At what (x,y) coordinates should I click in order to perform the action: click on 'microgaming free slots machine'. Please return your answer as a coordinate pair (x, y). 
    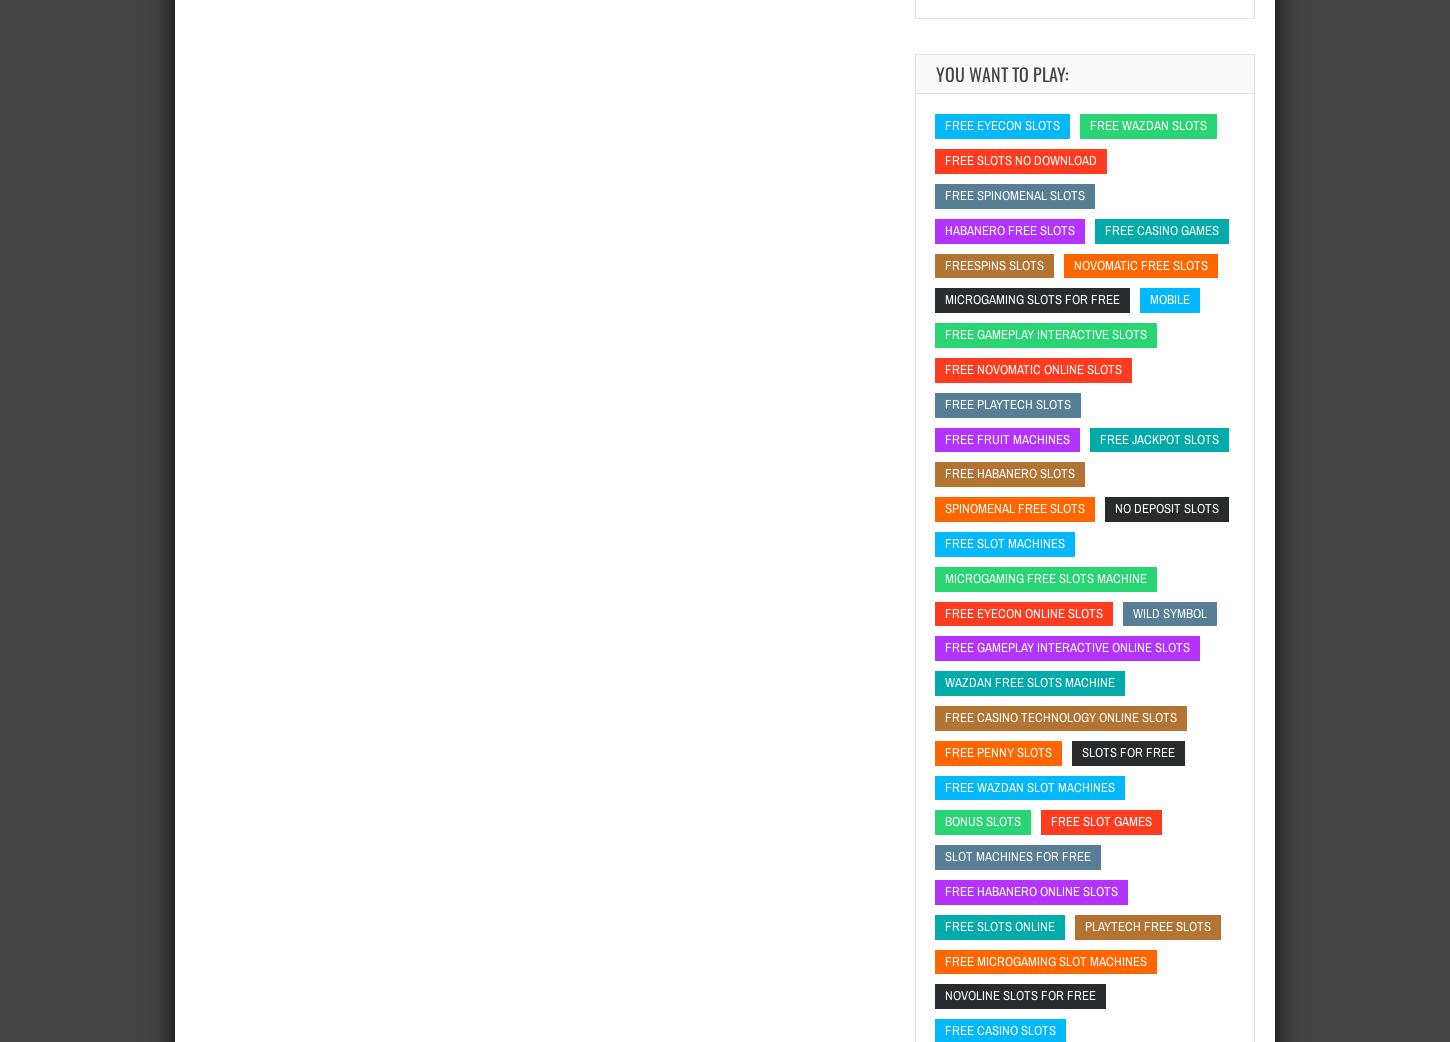
    Looking at the image, I should click on (1046, 576).